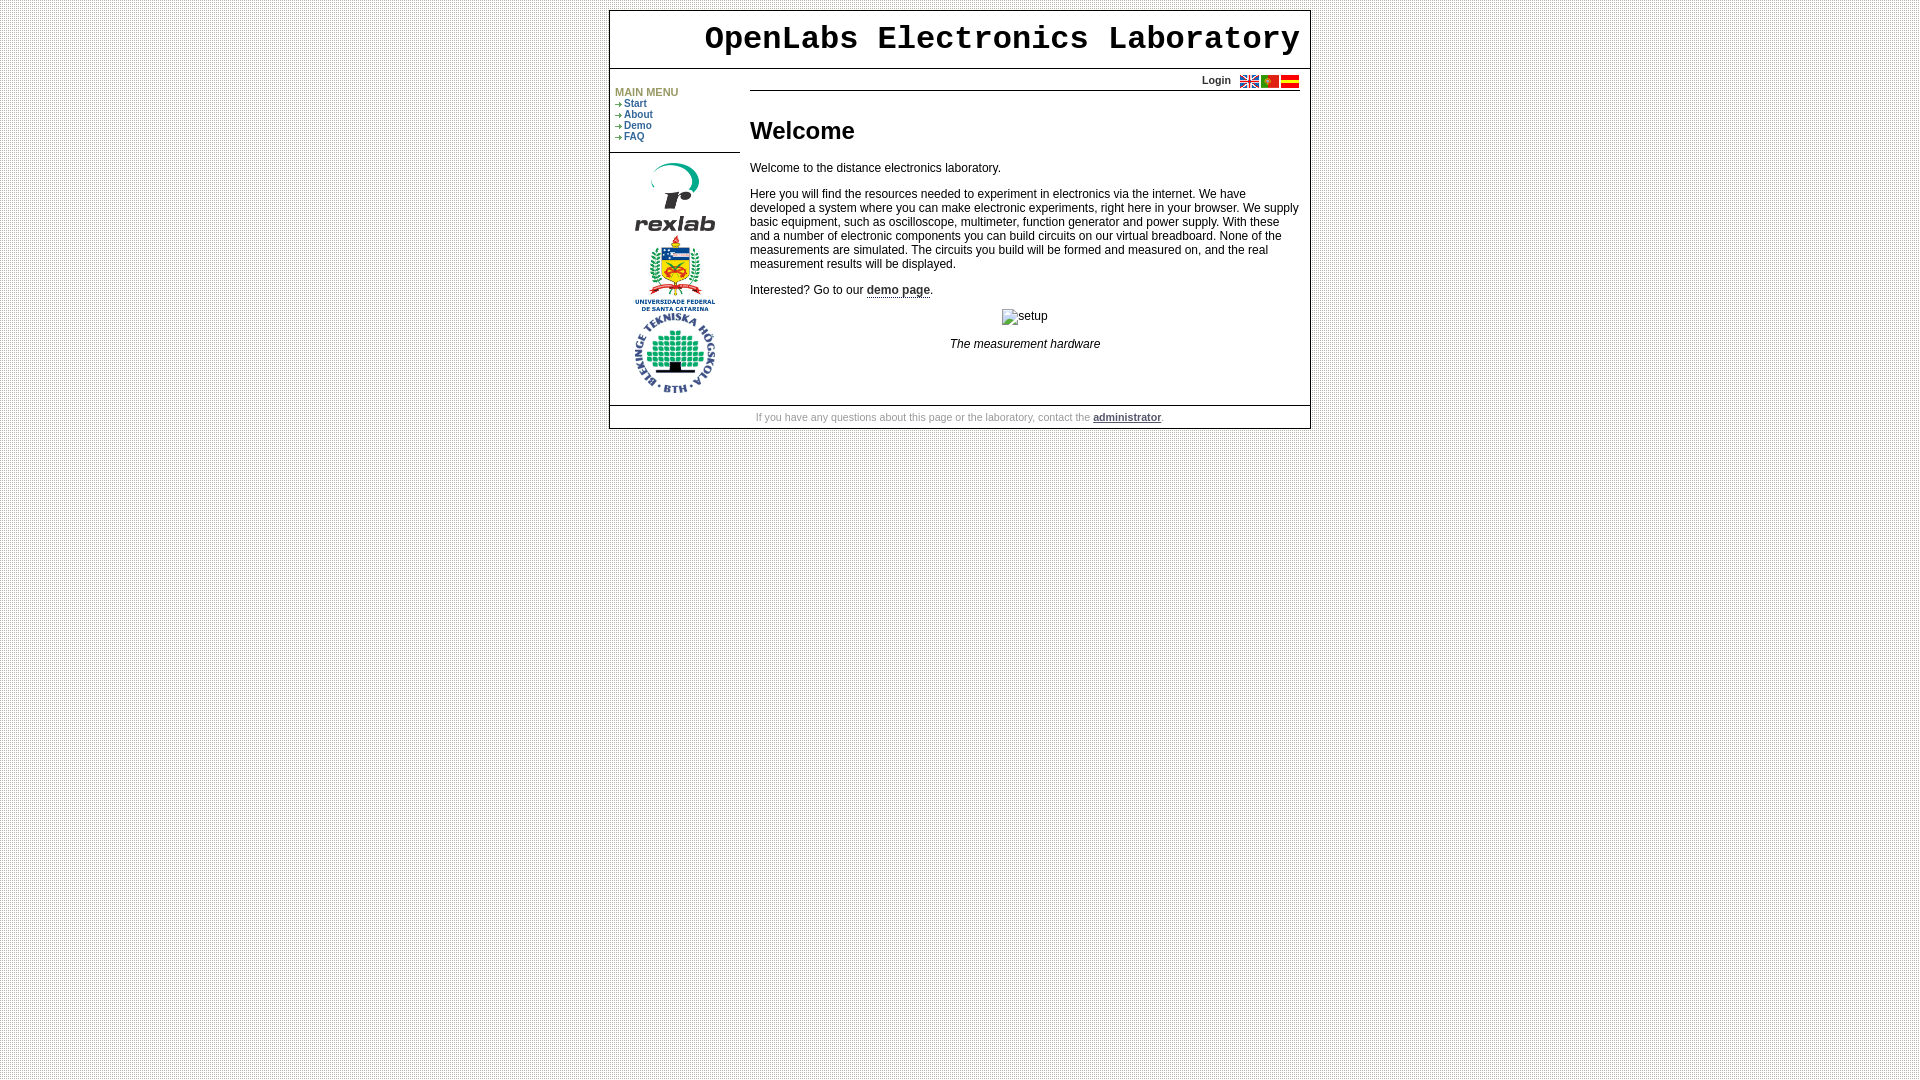 The image size is (1920, 1080). I want to click on 'FAQ', so click(633, 135).